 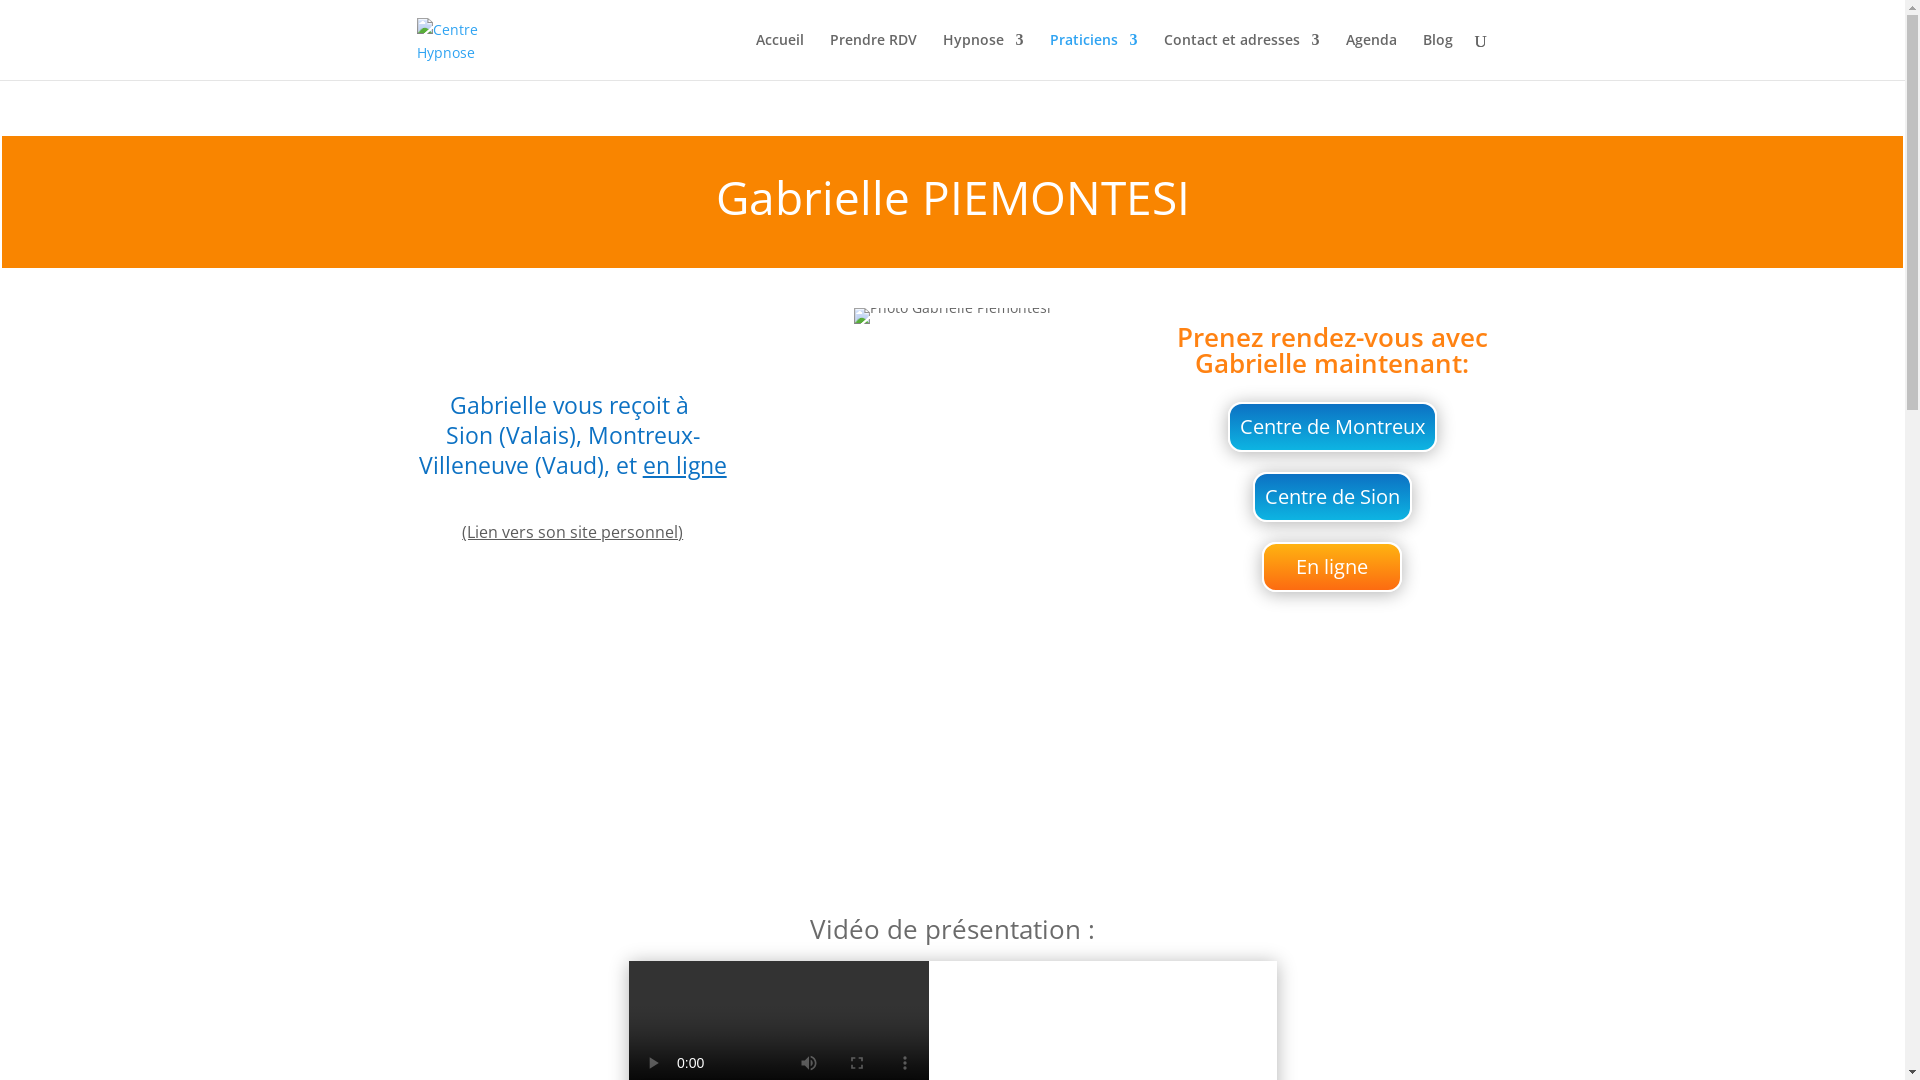 What do you see at coordinates (1370, 55) in the screenshot?
I see `'Agenda'` at bounding box center [1370, 55].